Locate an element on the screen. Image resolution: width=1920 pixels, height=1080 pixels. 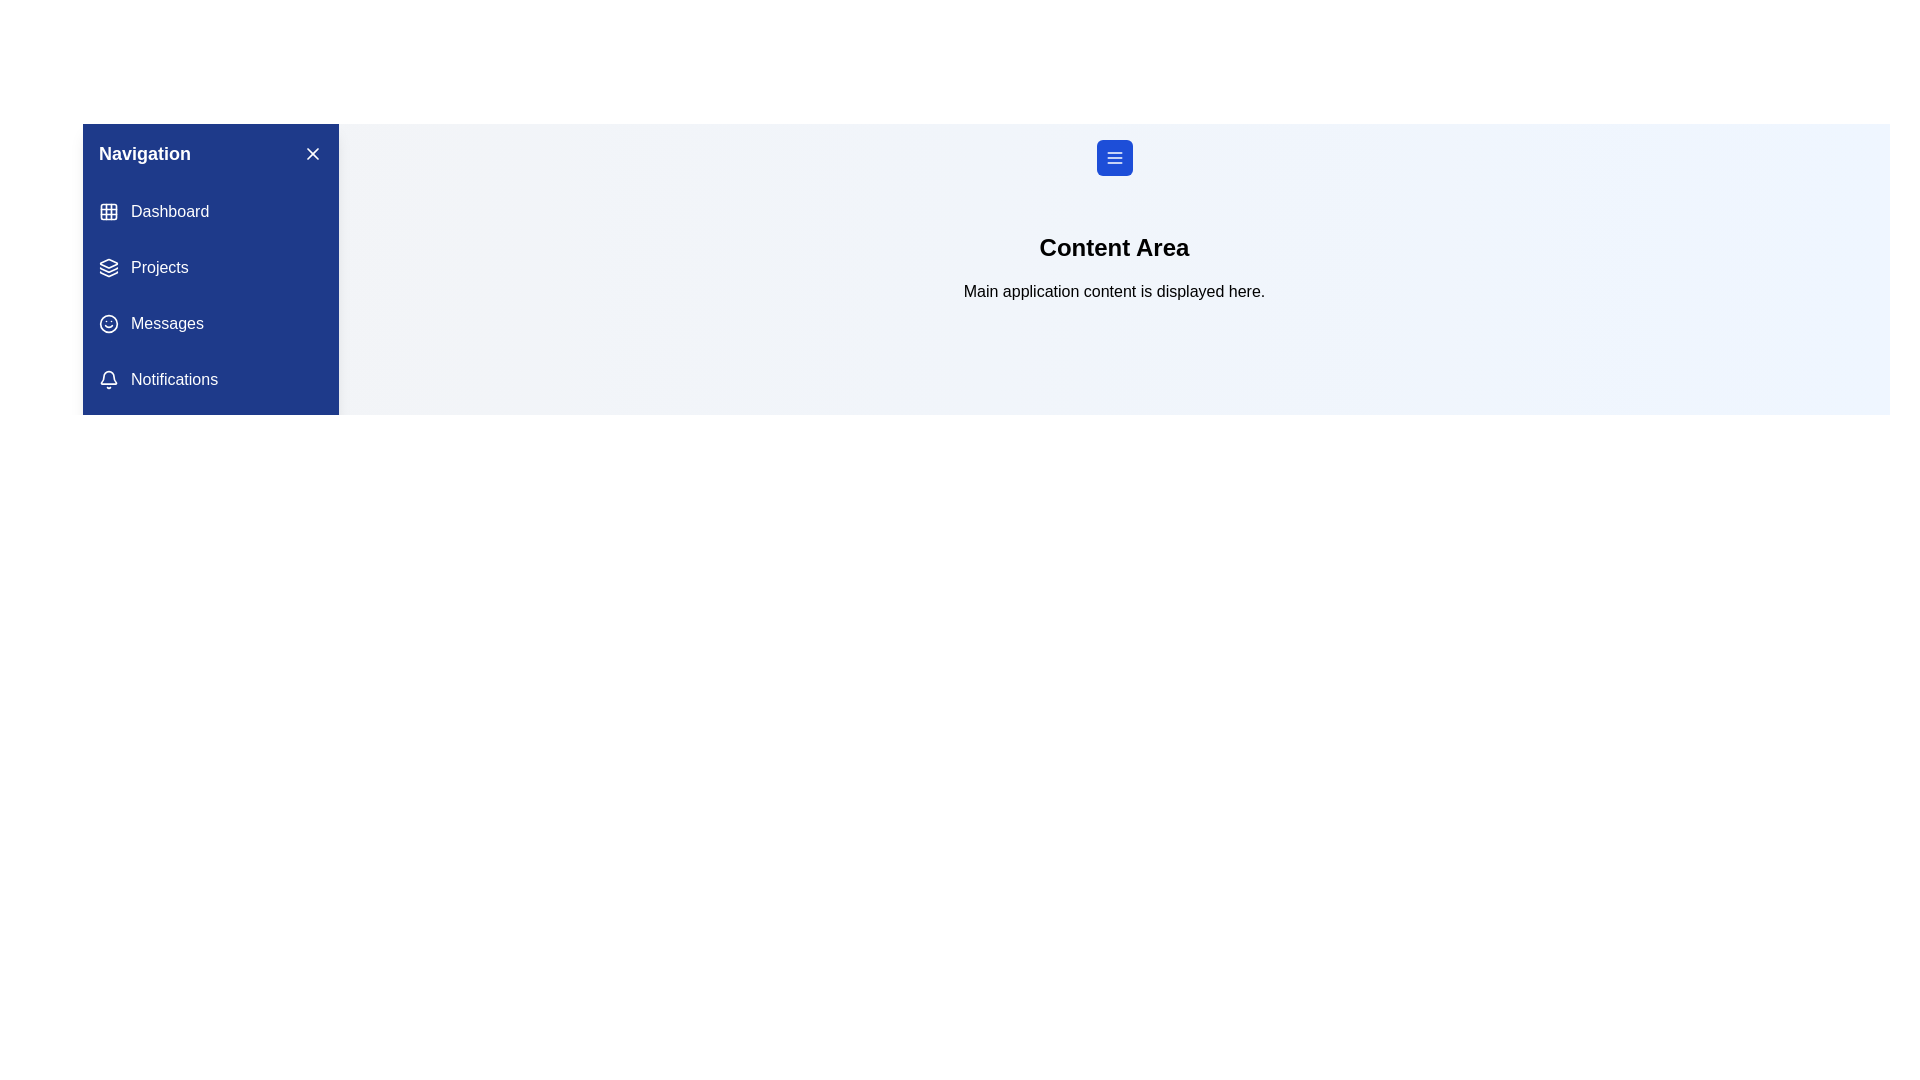
the navigation menu item labeled Messages is located at coordinates (211, 323).